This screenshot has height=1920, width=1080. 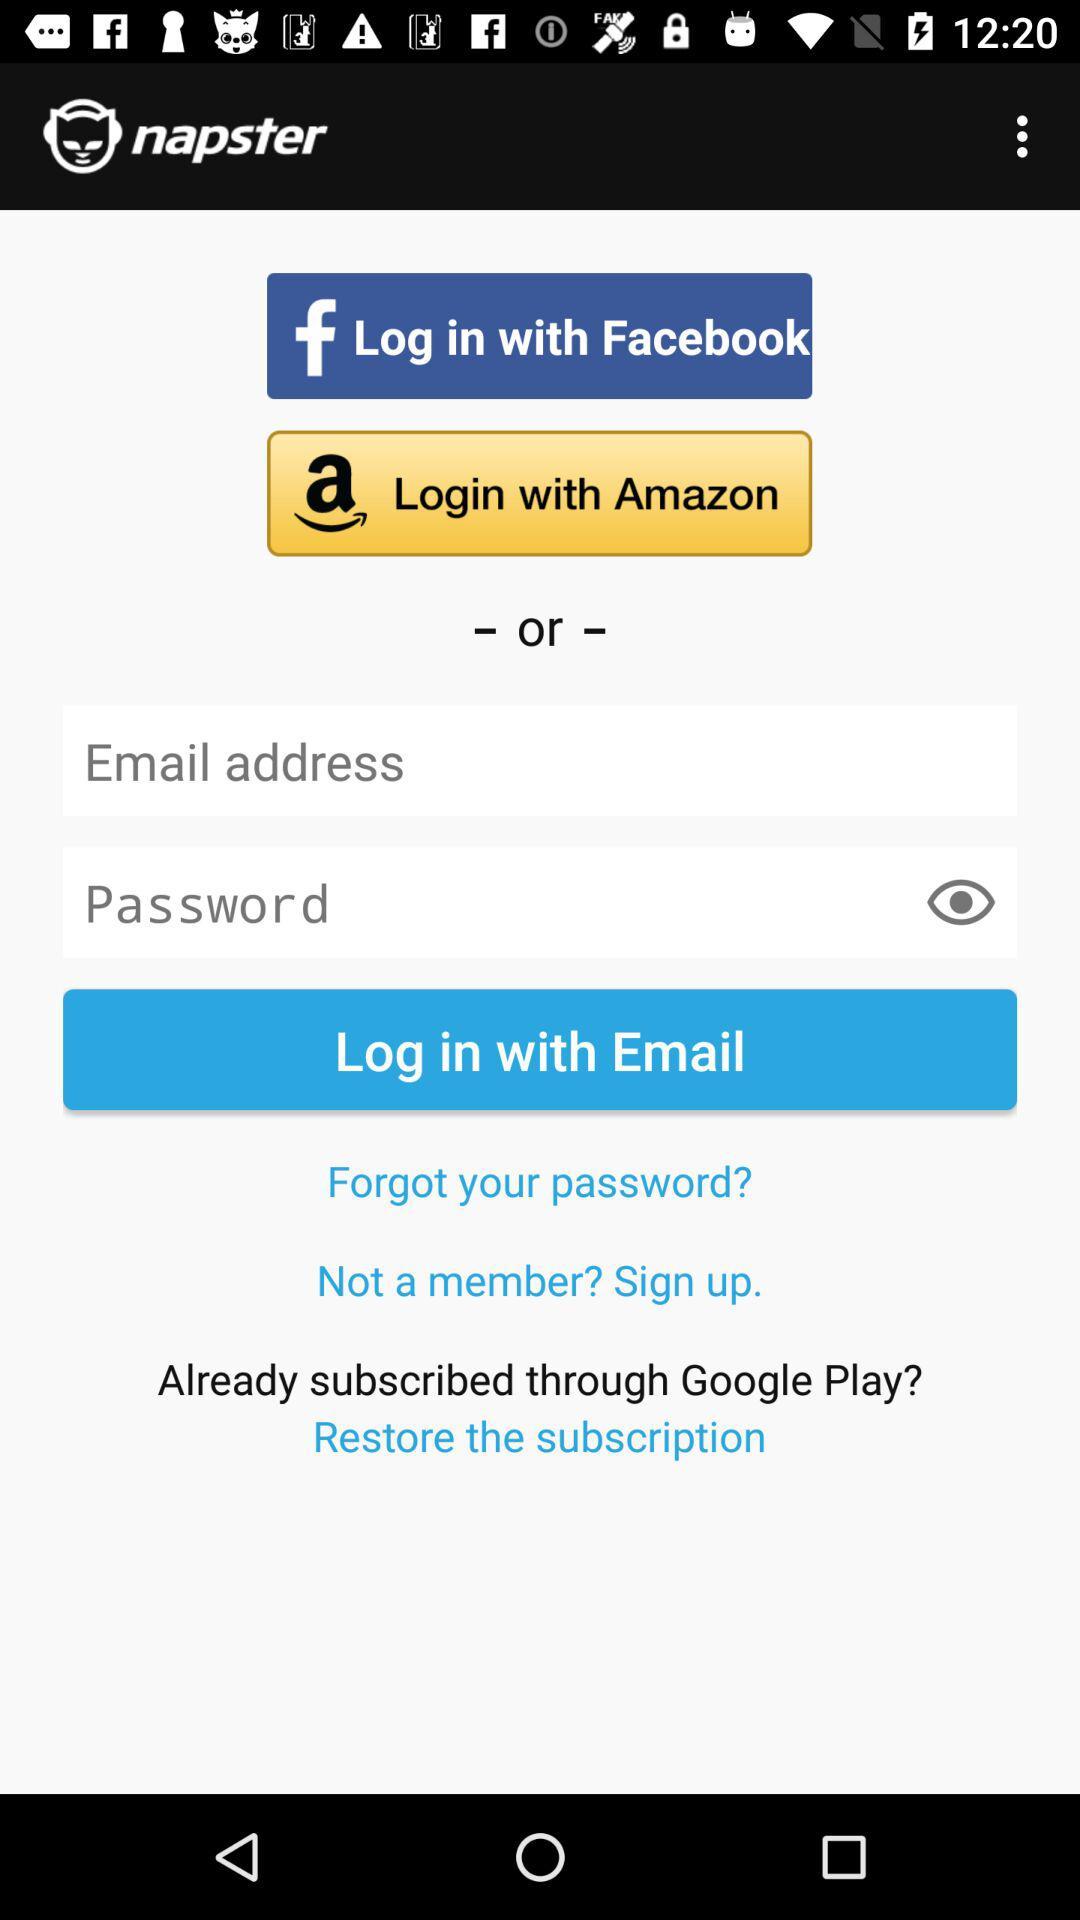 I want to click on the item above the already subscribed through item, so click(x=540, y=1278).